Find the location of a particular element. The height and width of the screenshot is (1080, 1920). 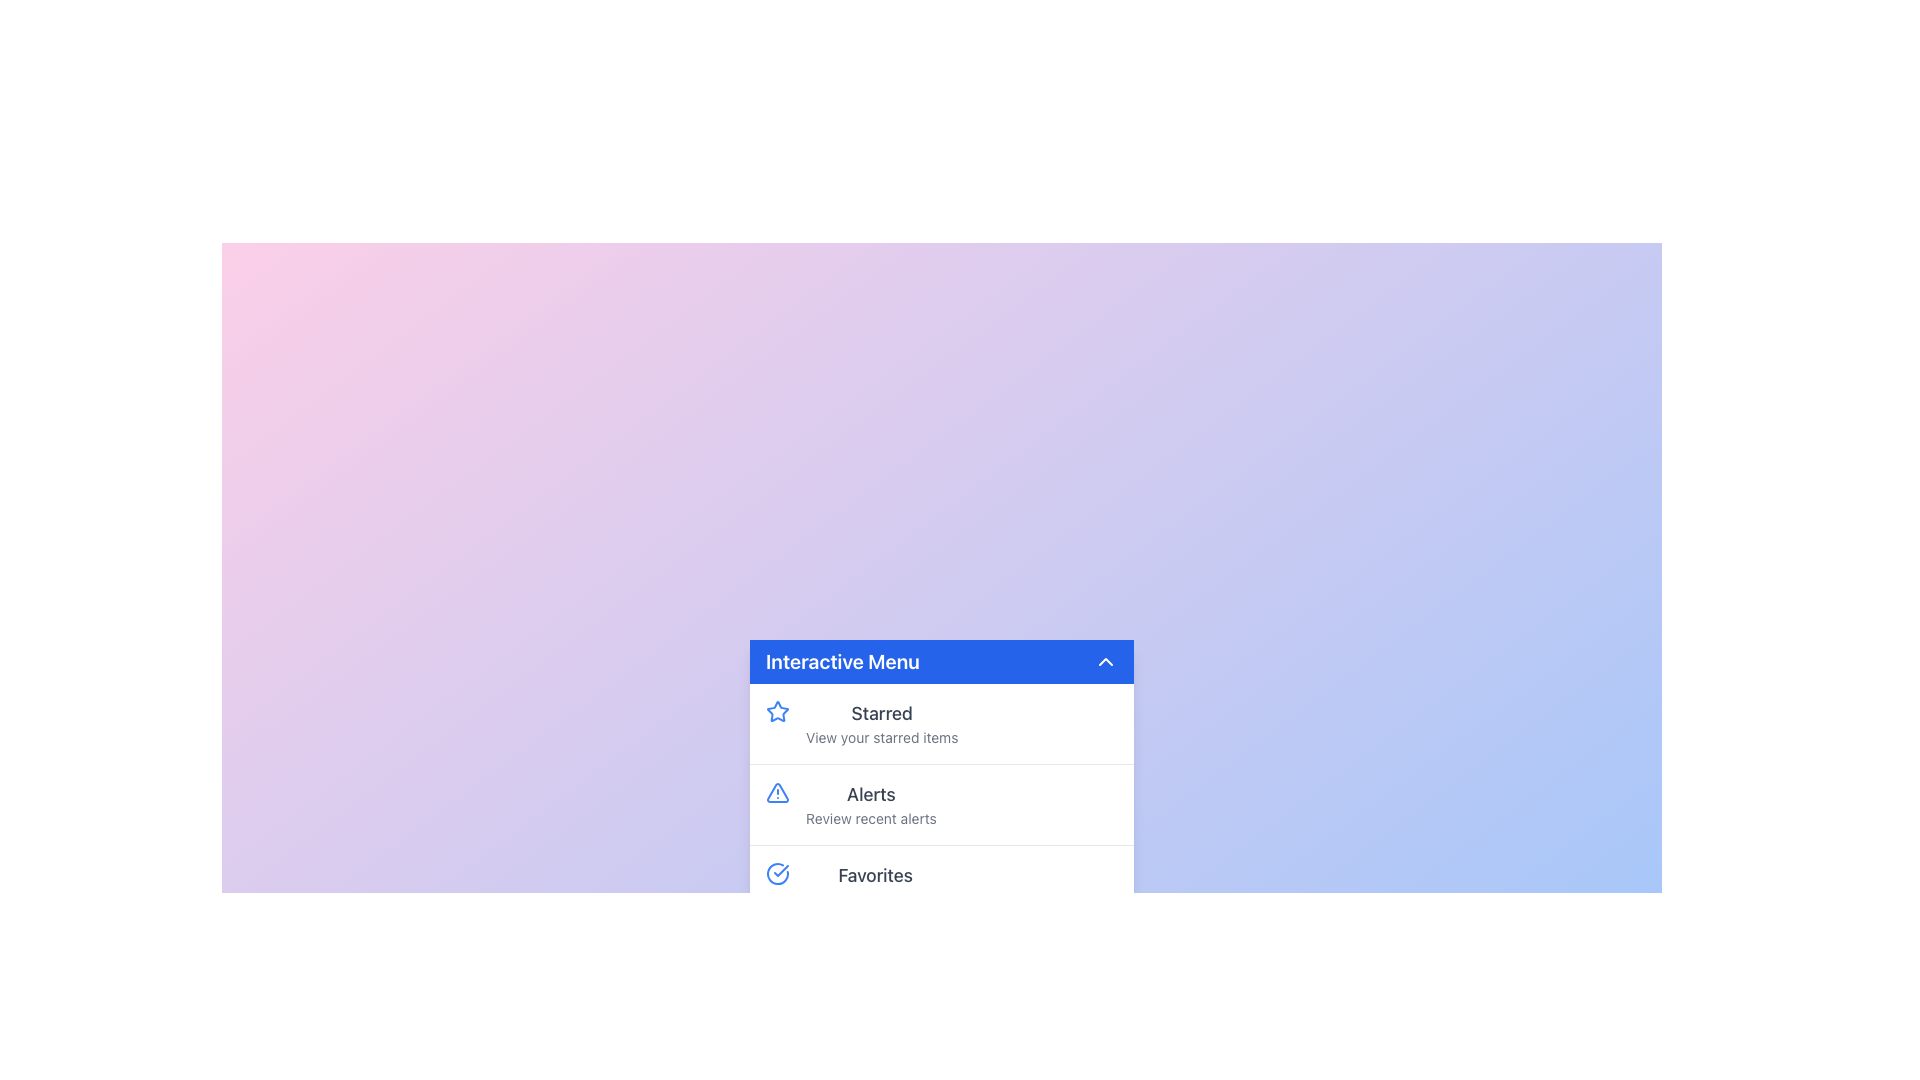

the solid blue circular icon with a checkmark inside, located in the 'Favorites' section of the menu is located at coordinates (776, 873).